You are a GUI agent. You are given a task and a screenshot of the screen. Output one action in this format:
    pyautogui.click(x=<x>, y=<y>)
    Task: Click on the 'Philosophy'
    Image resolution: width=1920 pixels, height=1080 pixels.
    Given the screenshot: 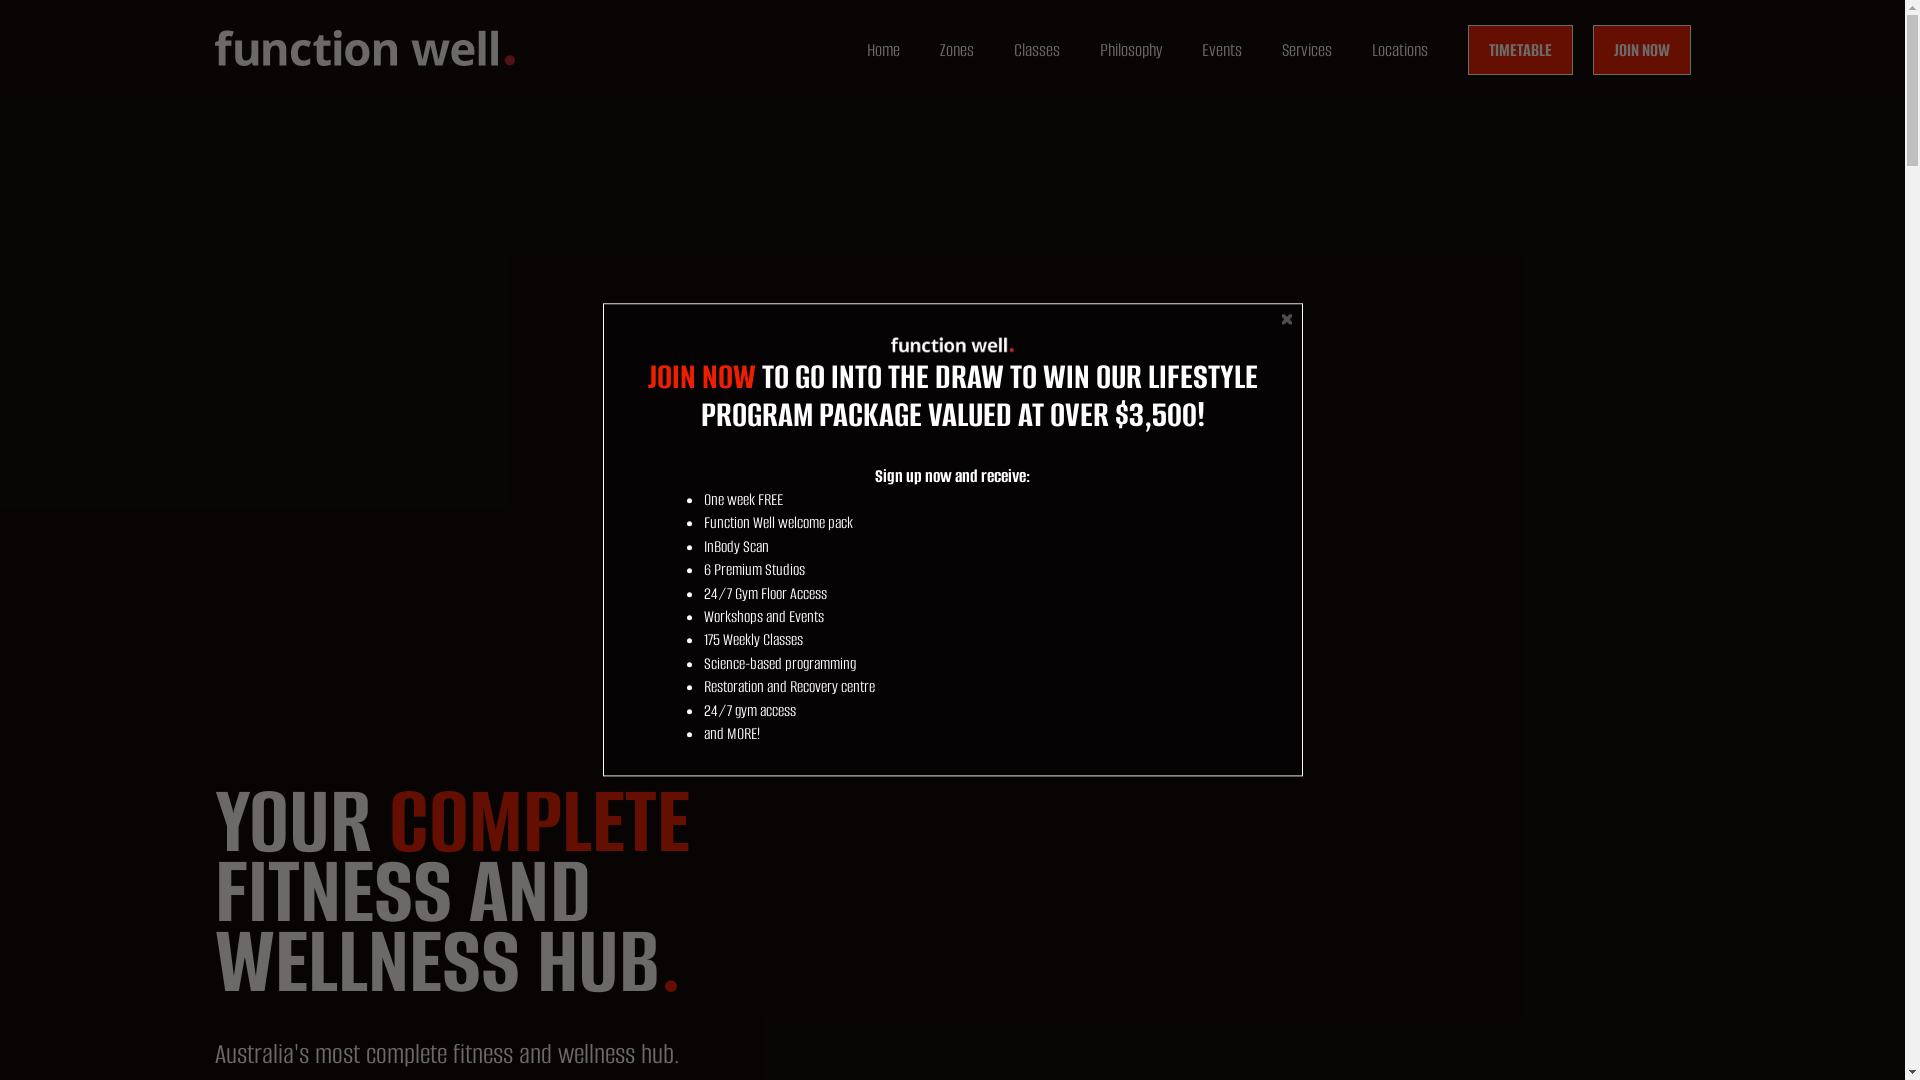 What is the action you would take?
    pyautogui.click(x=1131, y=49)
    